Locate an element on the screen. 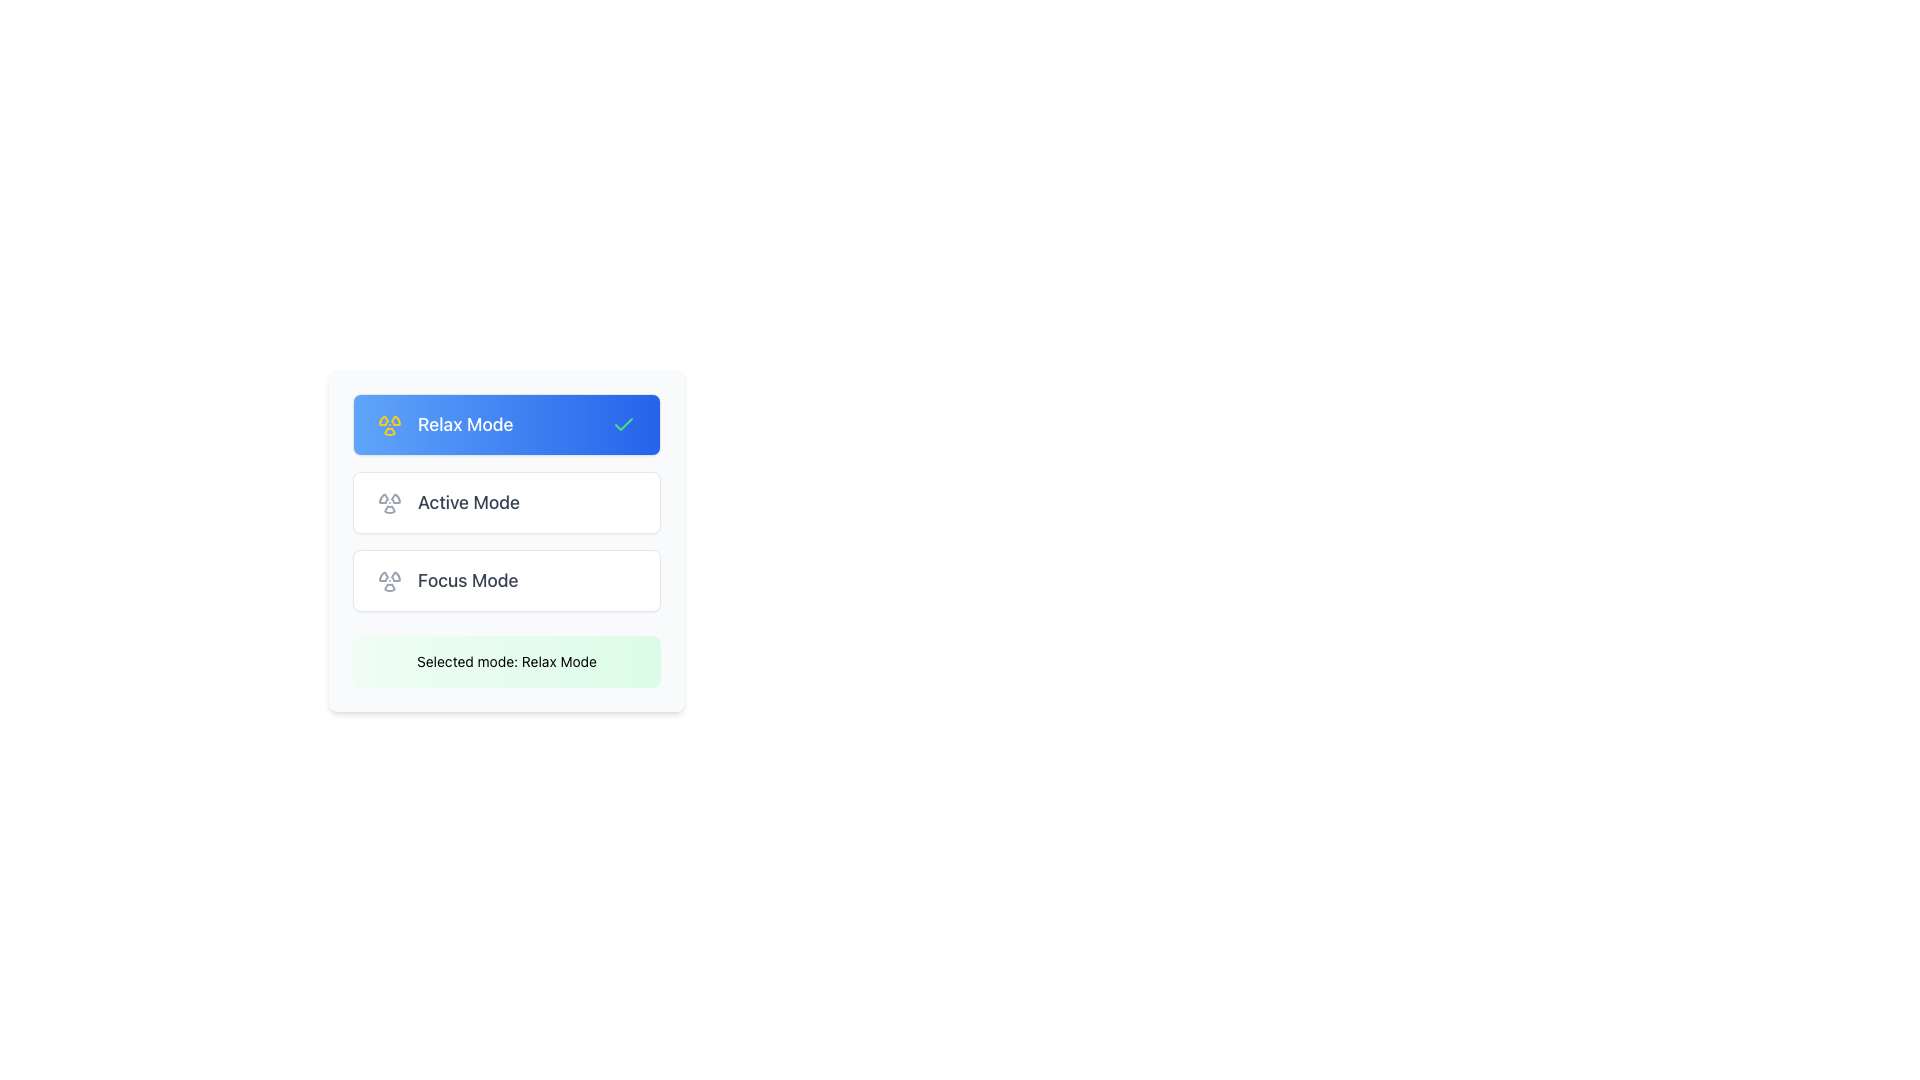 This screenshot has width=1920, height=1080. the 'Focus Mode' icon located to the left of the 'Focus Mode' text label in the interface is located at coordinates (389, 581).